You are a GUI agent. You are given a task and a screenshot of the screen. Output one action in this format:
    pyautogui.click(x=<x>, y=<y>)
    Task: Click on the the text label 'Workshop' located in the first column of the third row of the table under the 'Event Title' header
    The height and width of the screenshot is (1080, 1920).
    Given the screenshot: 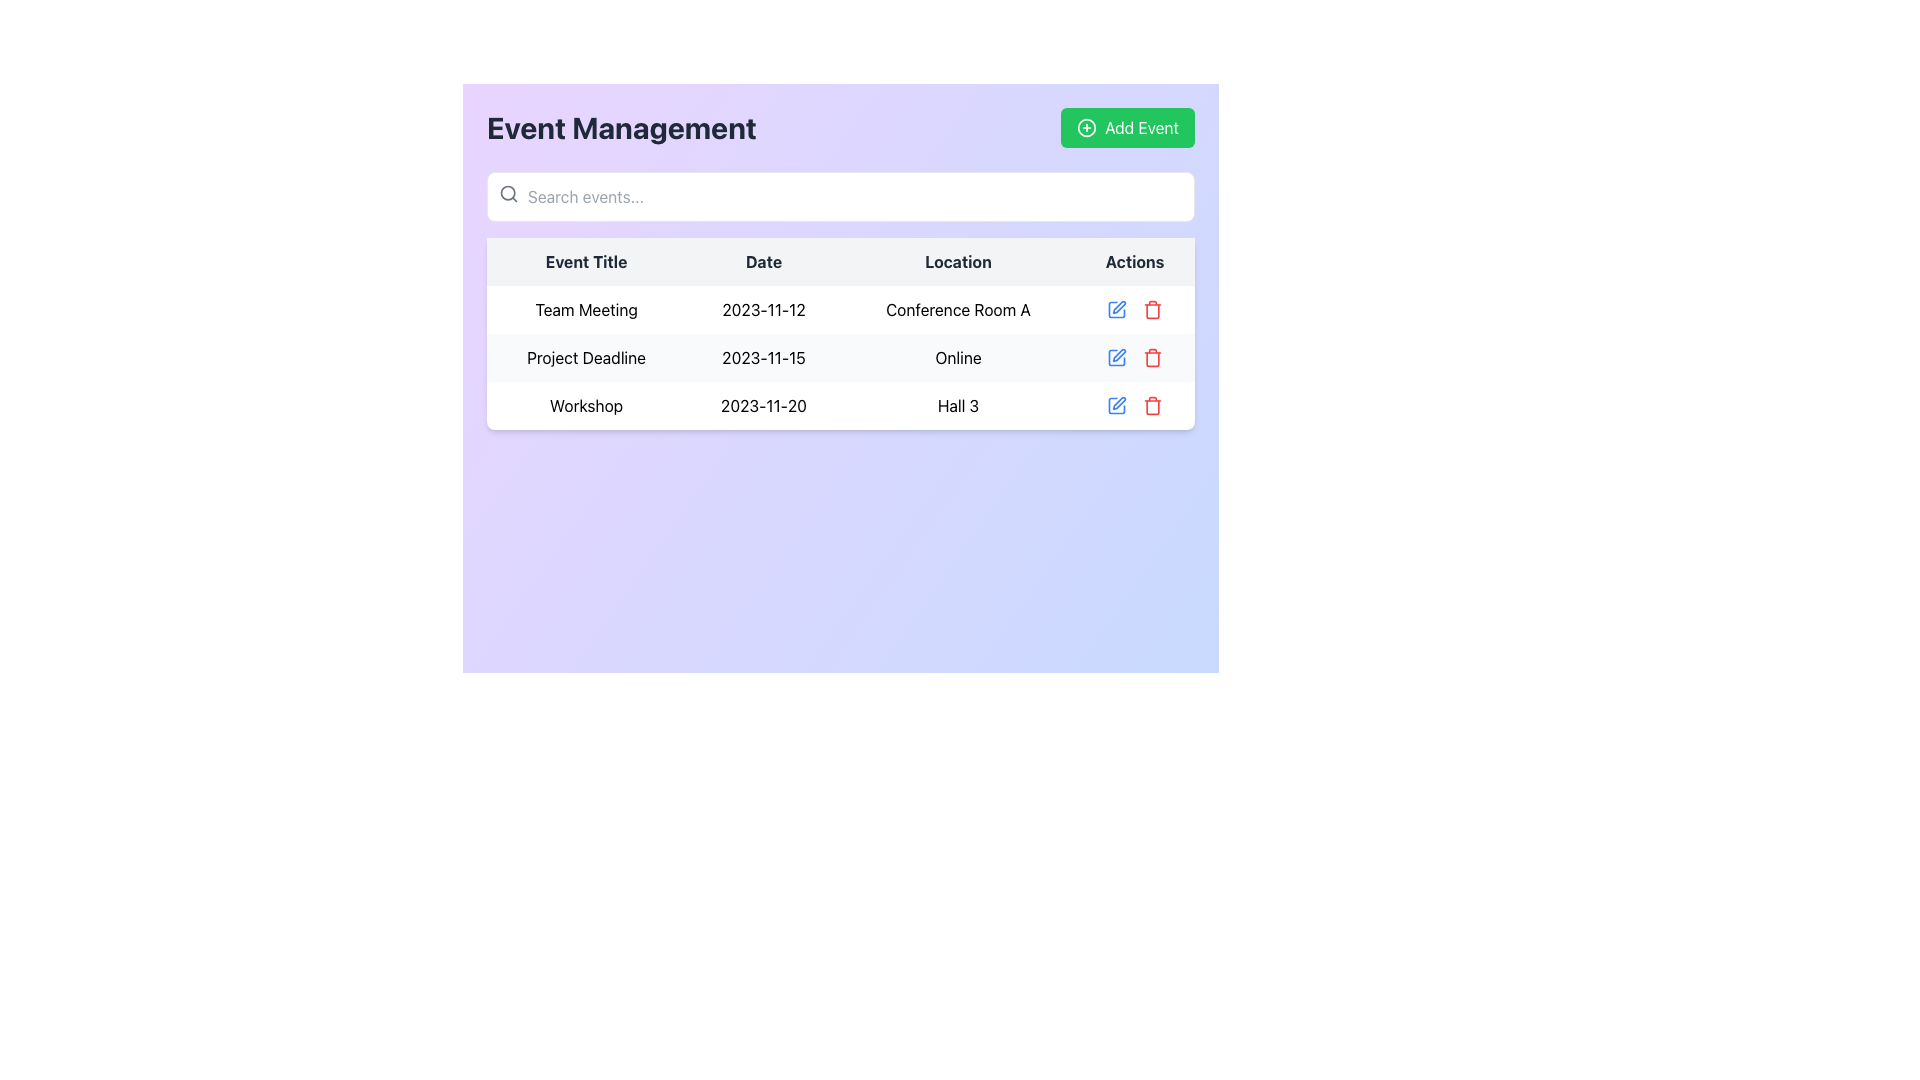 What is the action you would take?
    pyautogui.click(x=585, y=405)
    